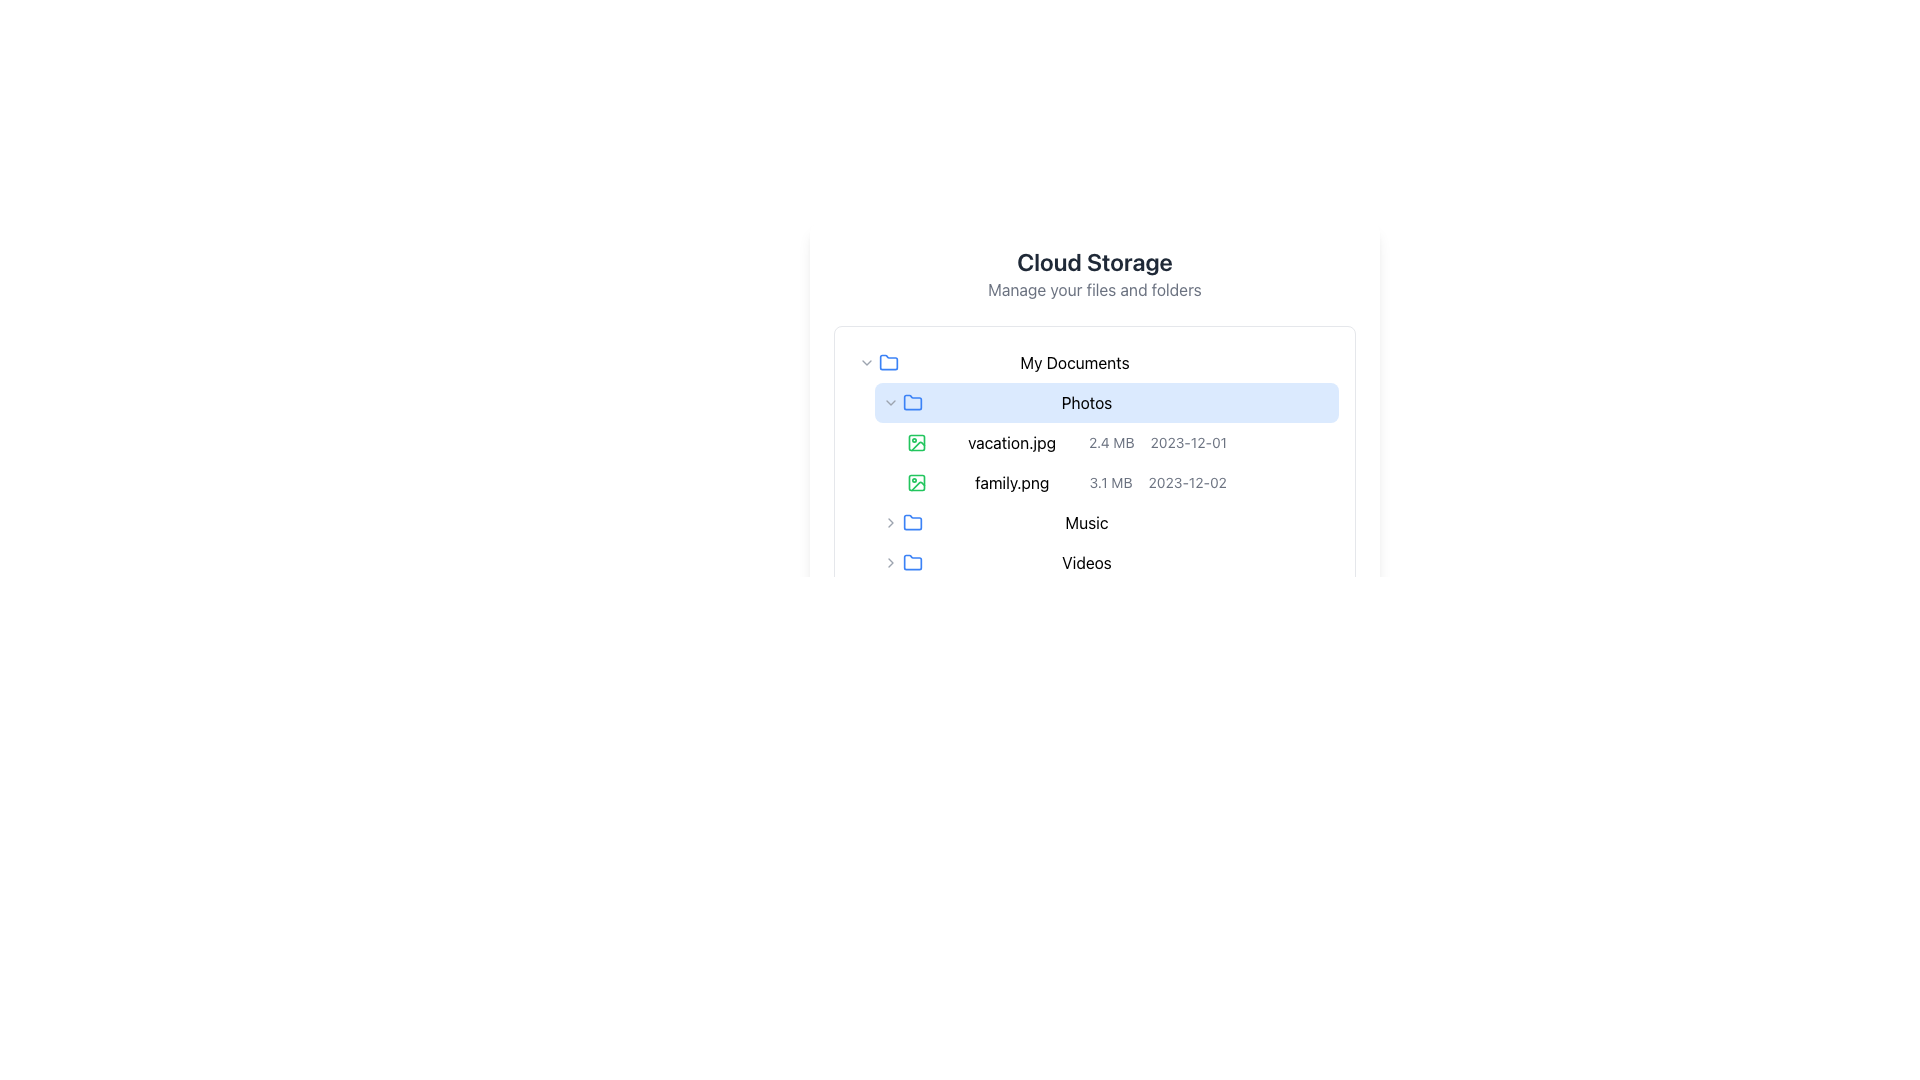  What do you see at coordinates (1093, 462) in the screenshot?
I see `the second file entry under the 'Photos' section in the 'Cloud Storage' utility` at bounding box center [1093, 462].